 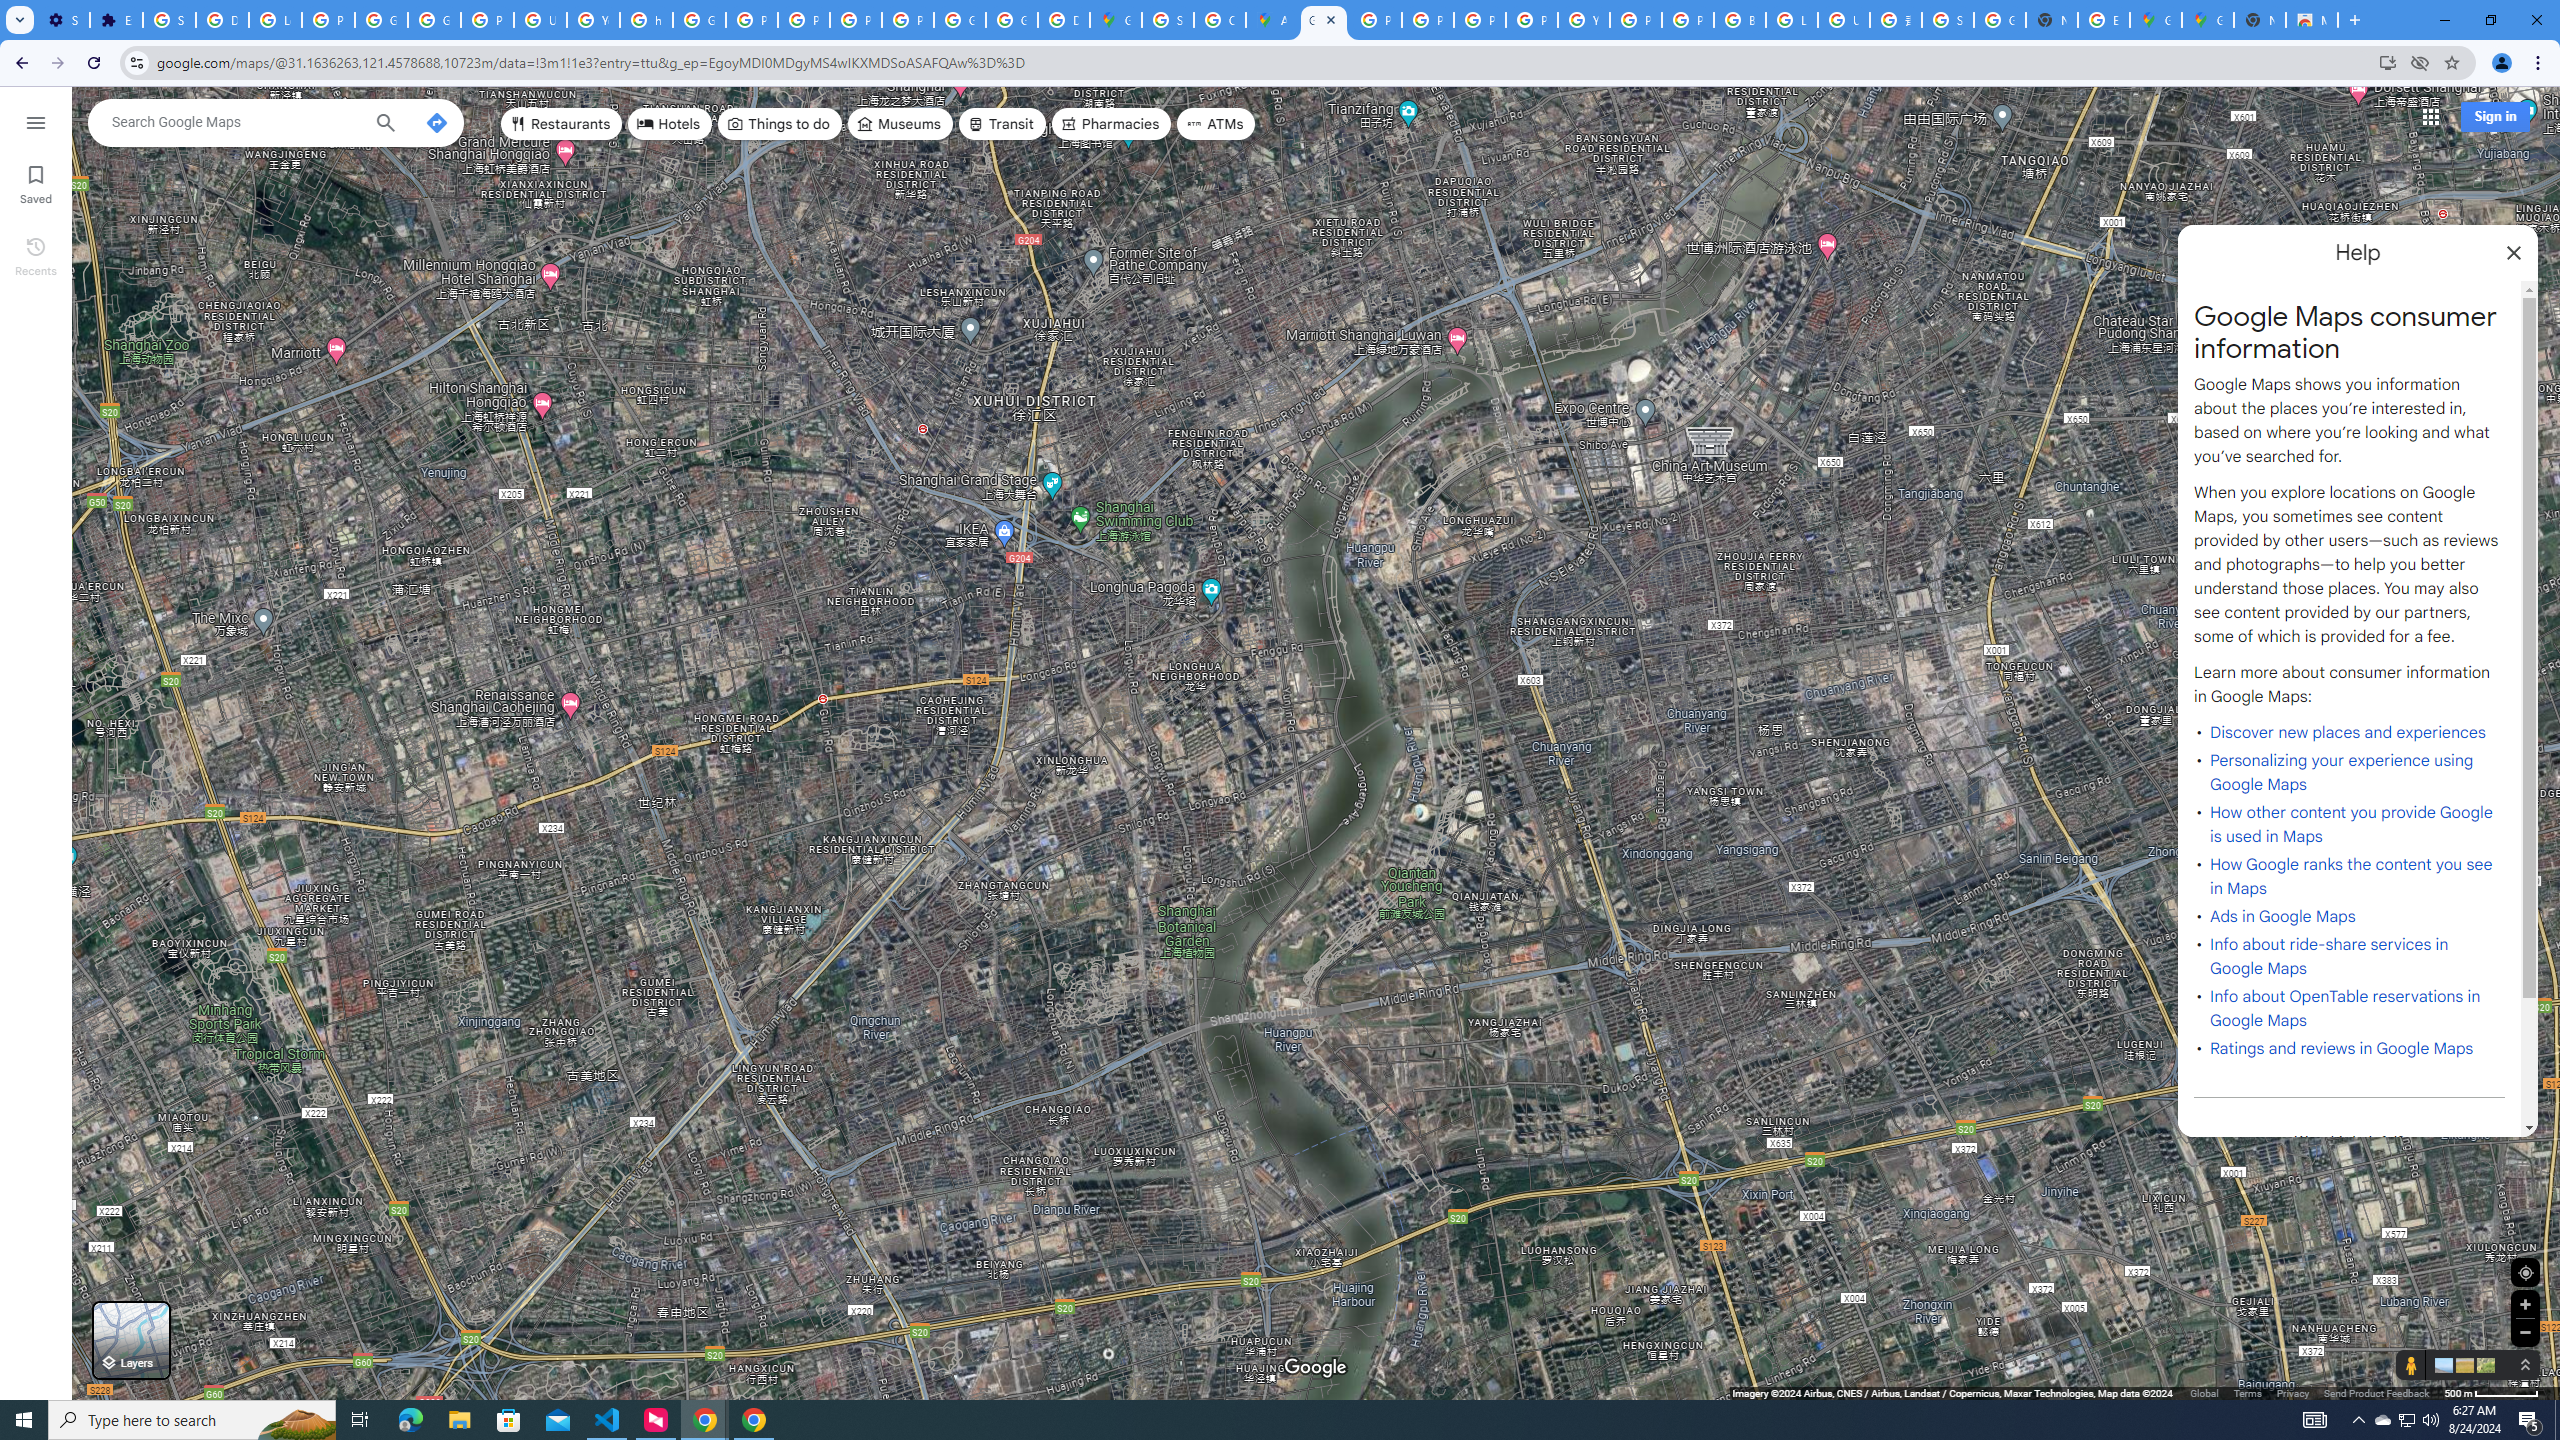 What do you see at coordinates (2491, 1393) in the screenshot?
I see `'500 m'` at bounding box center [2491, 1393].